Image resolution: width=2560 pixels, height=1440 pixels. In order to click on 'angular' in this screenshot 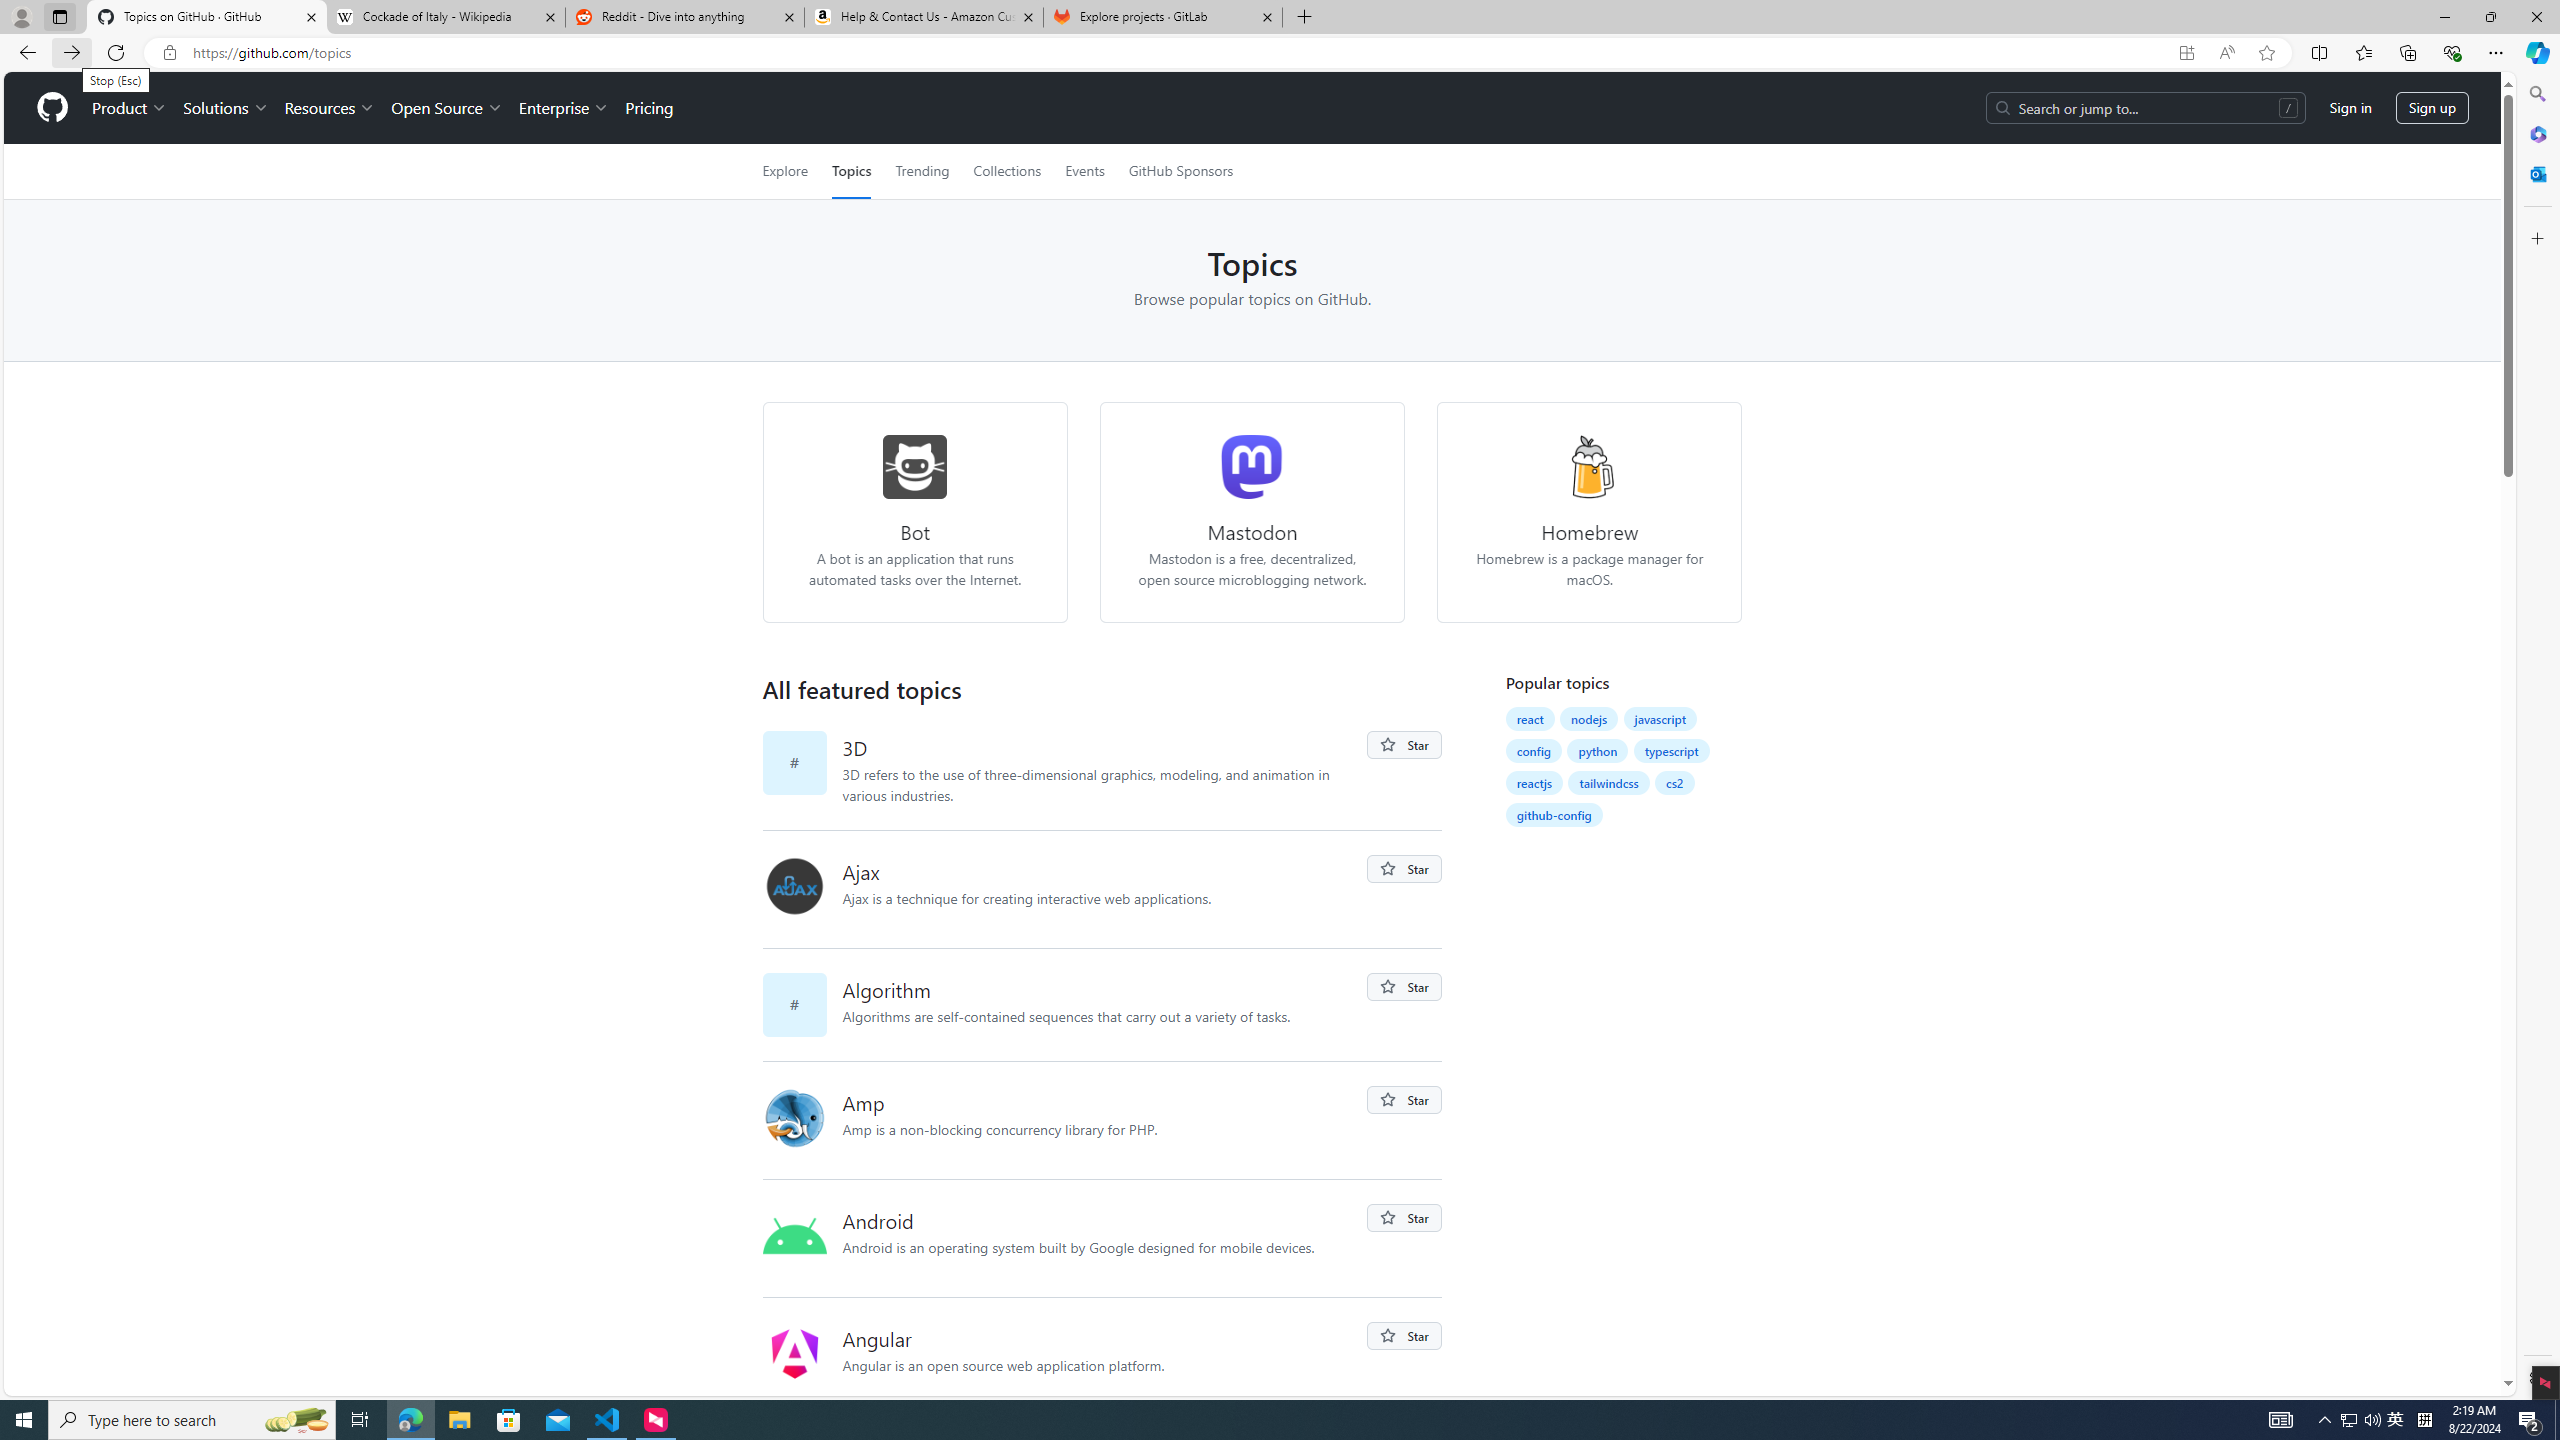, I will do `click(794, 1352)`.